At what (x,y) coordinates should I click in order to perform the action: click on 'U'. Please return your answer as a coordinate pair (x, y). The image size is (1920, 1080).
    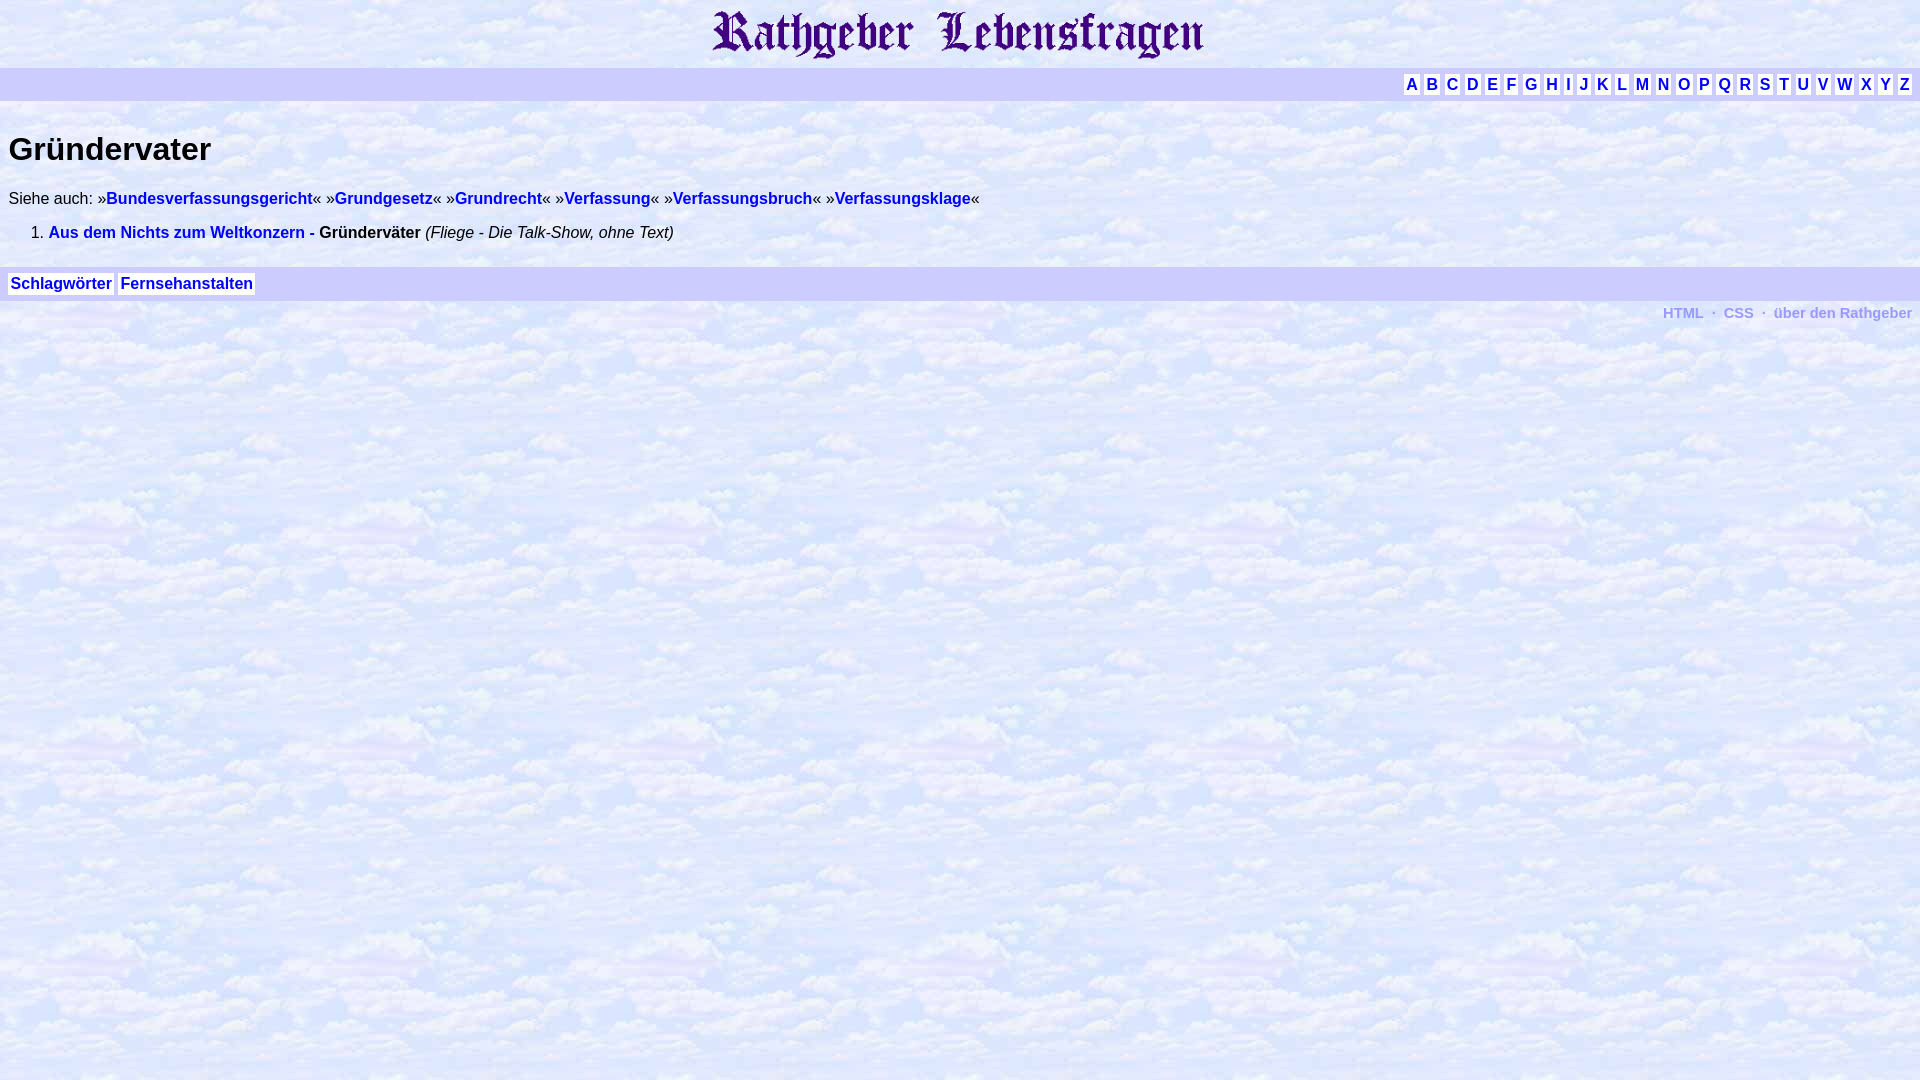
    Looking at the image, I should click on (1804, 83).